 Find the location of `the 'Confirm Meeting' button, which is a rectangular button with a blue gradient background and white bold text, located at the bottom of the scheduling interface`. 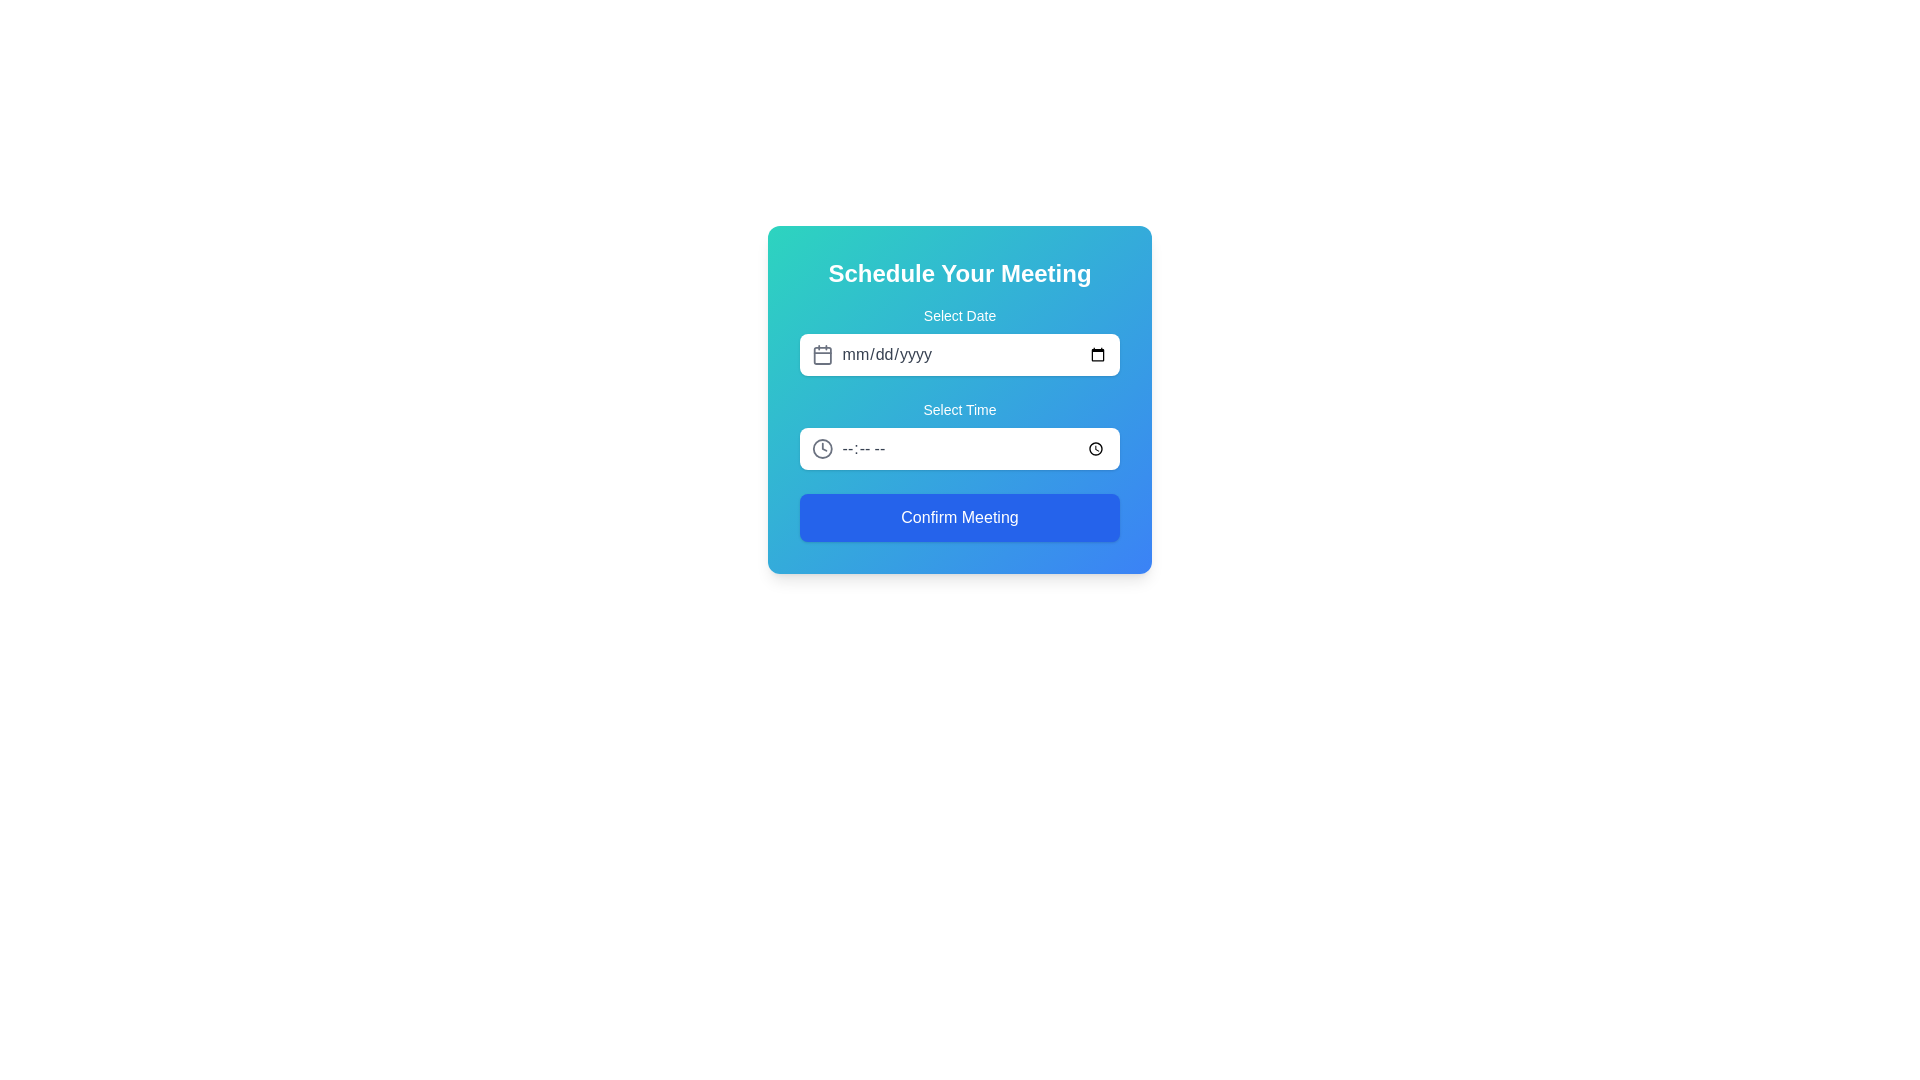

the 'Confirm Meeting' button, which is a rectangular button with a blue gradient background and white bold text, located at the bottom of the scheduling interface is located at coordinates (960, 516).